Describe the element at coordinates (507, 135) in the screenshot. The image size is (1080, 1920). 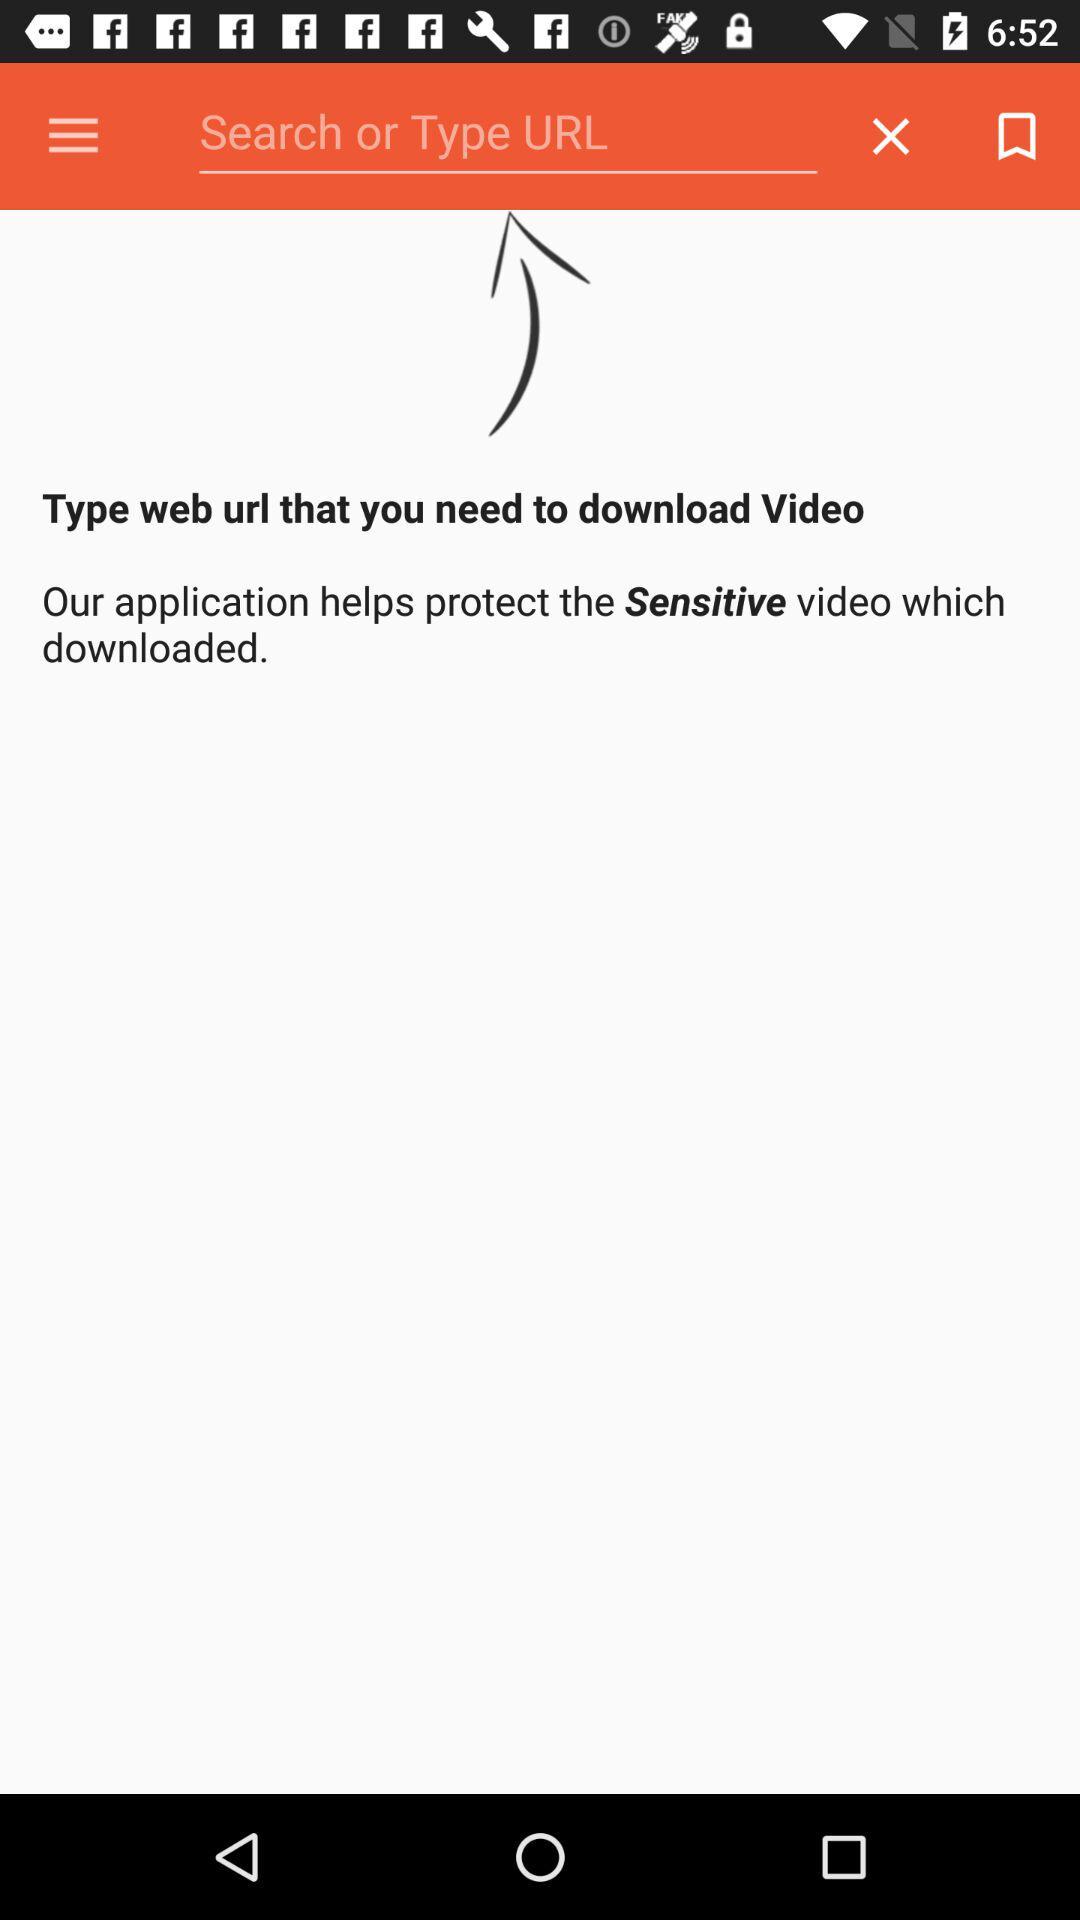
I see `search url` at that location.